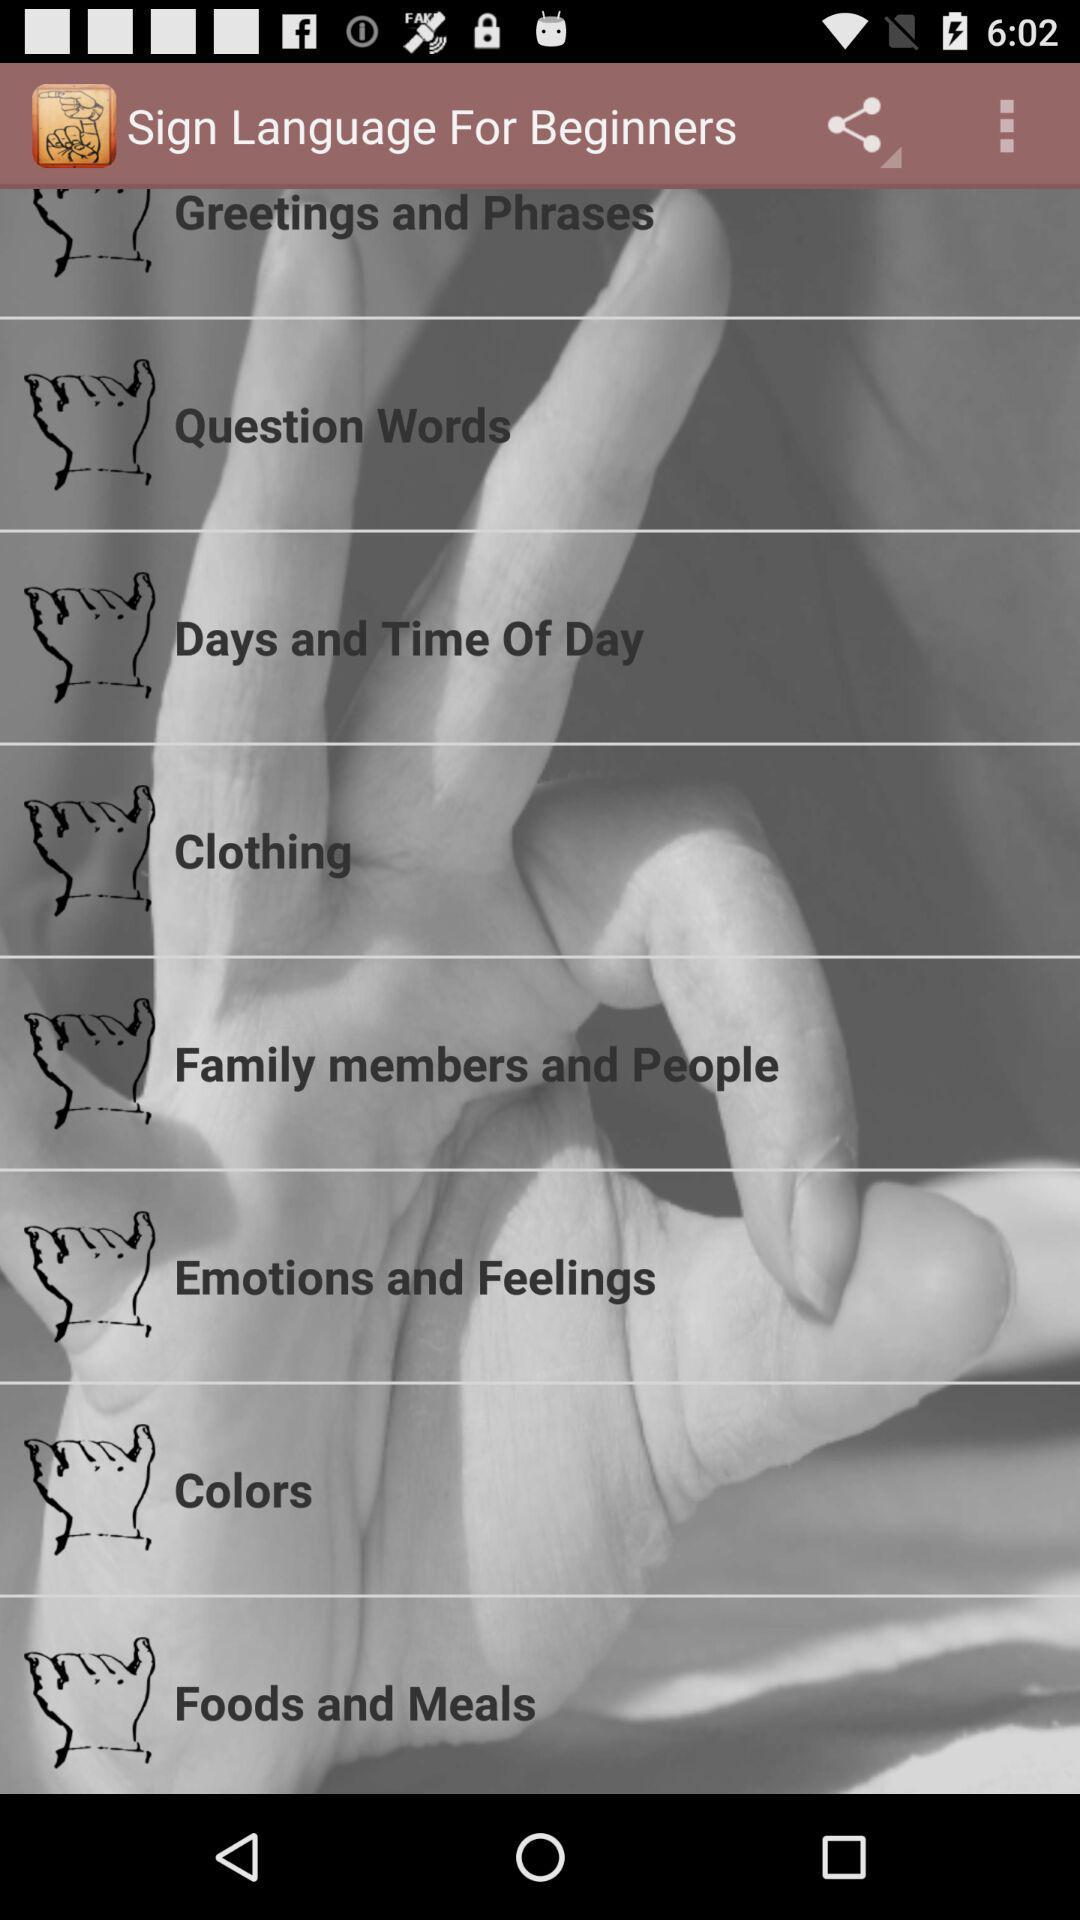  I want to click on greetings and phrases item, so click(613, 216).